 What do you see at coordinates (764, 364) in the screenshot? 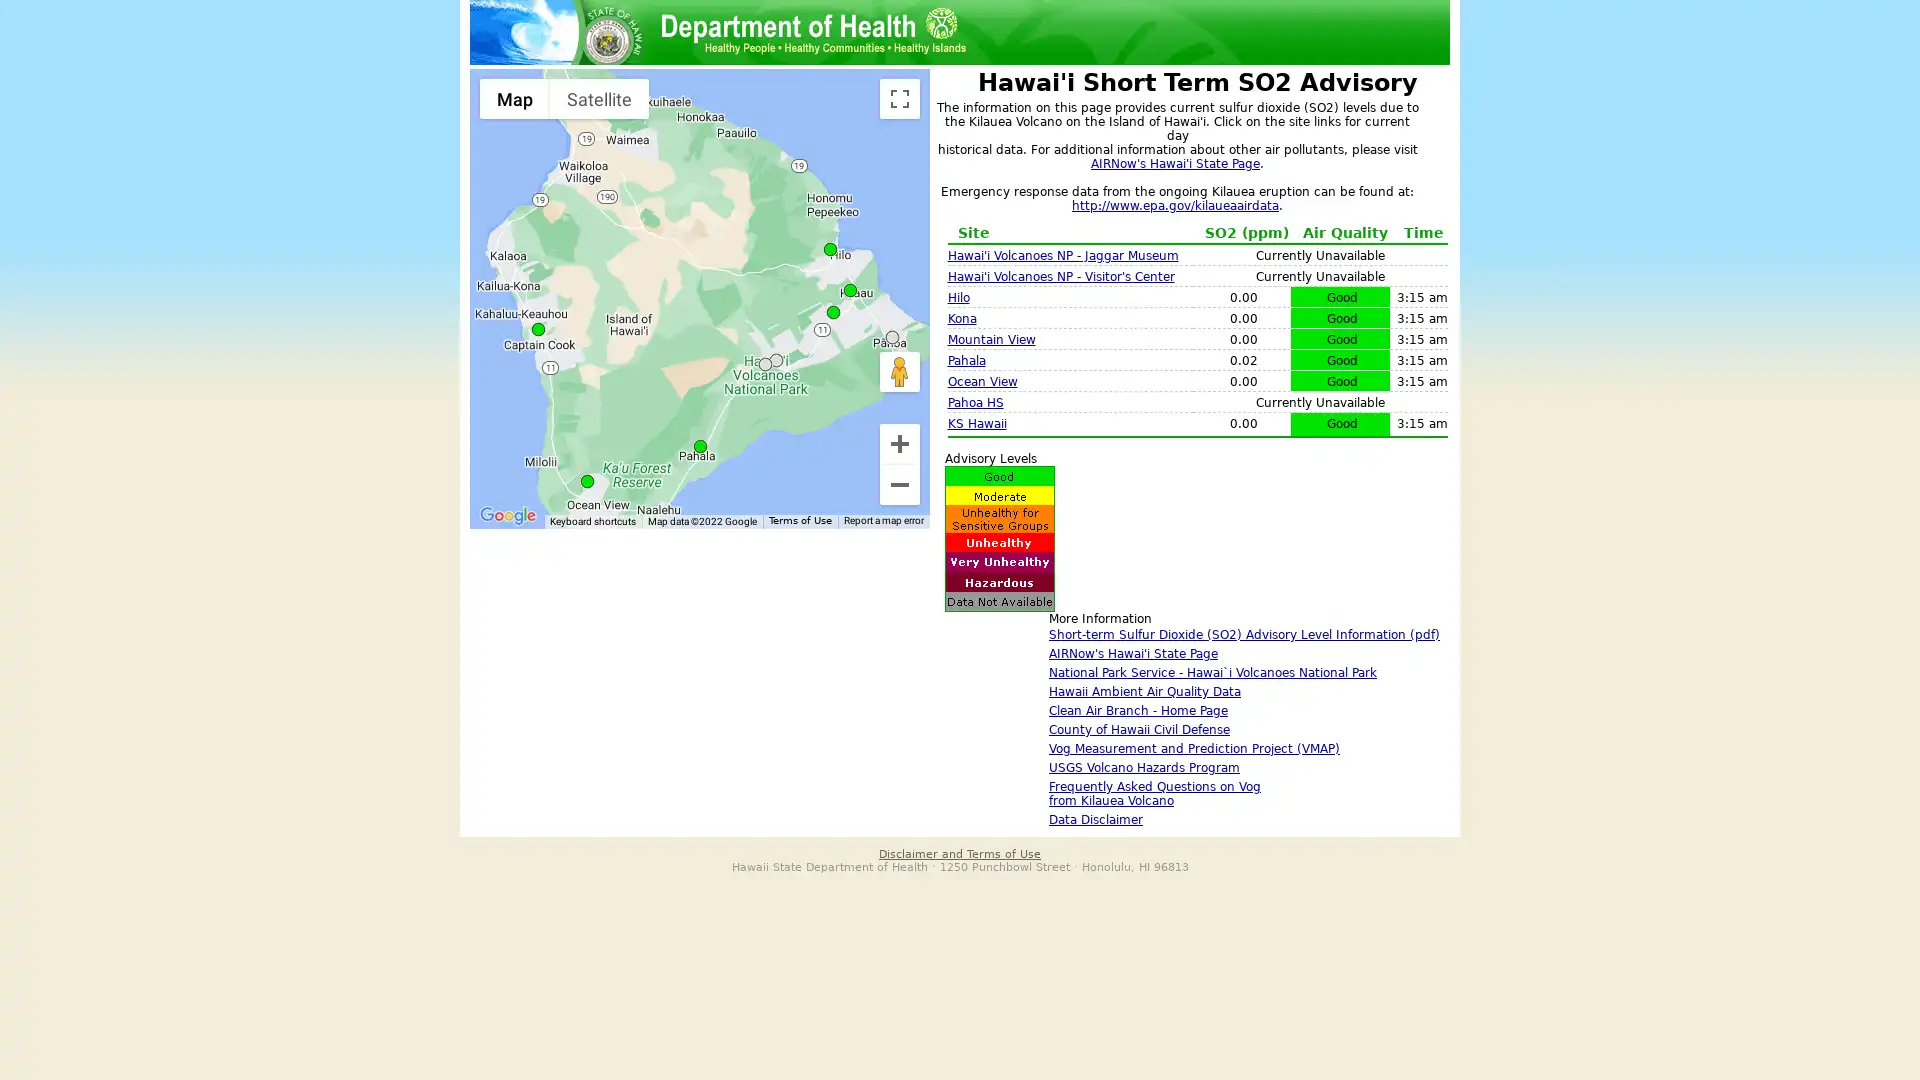
I see `Hawaii Volcanoes NP - Observatory: No Data` at bounding box center [764, 364].